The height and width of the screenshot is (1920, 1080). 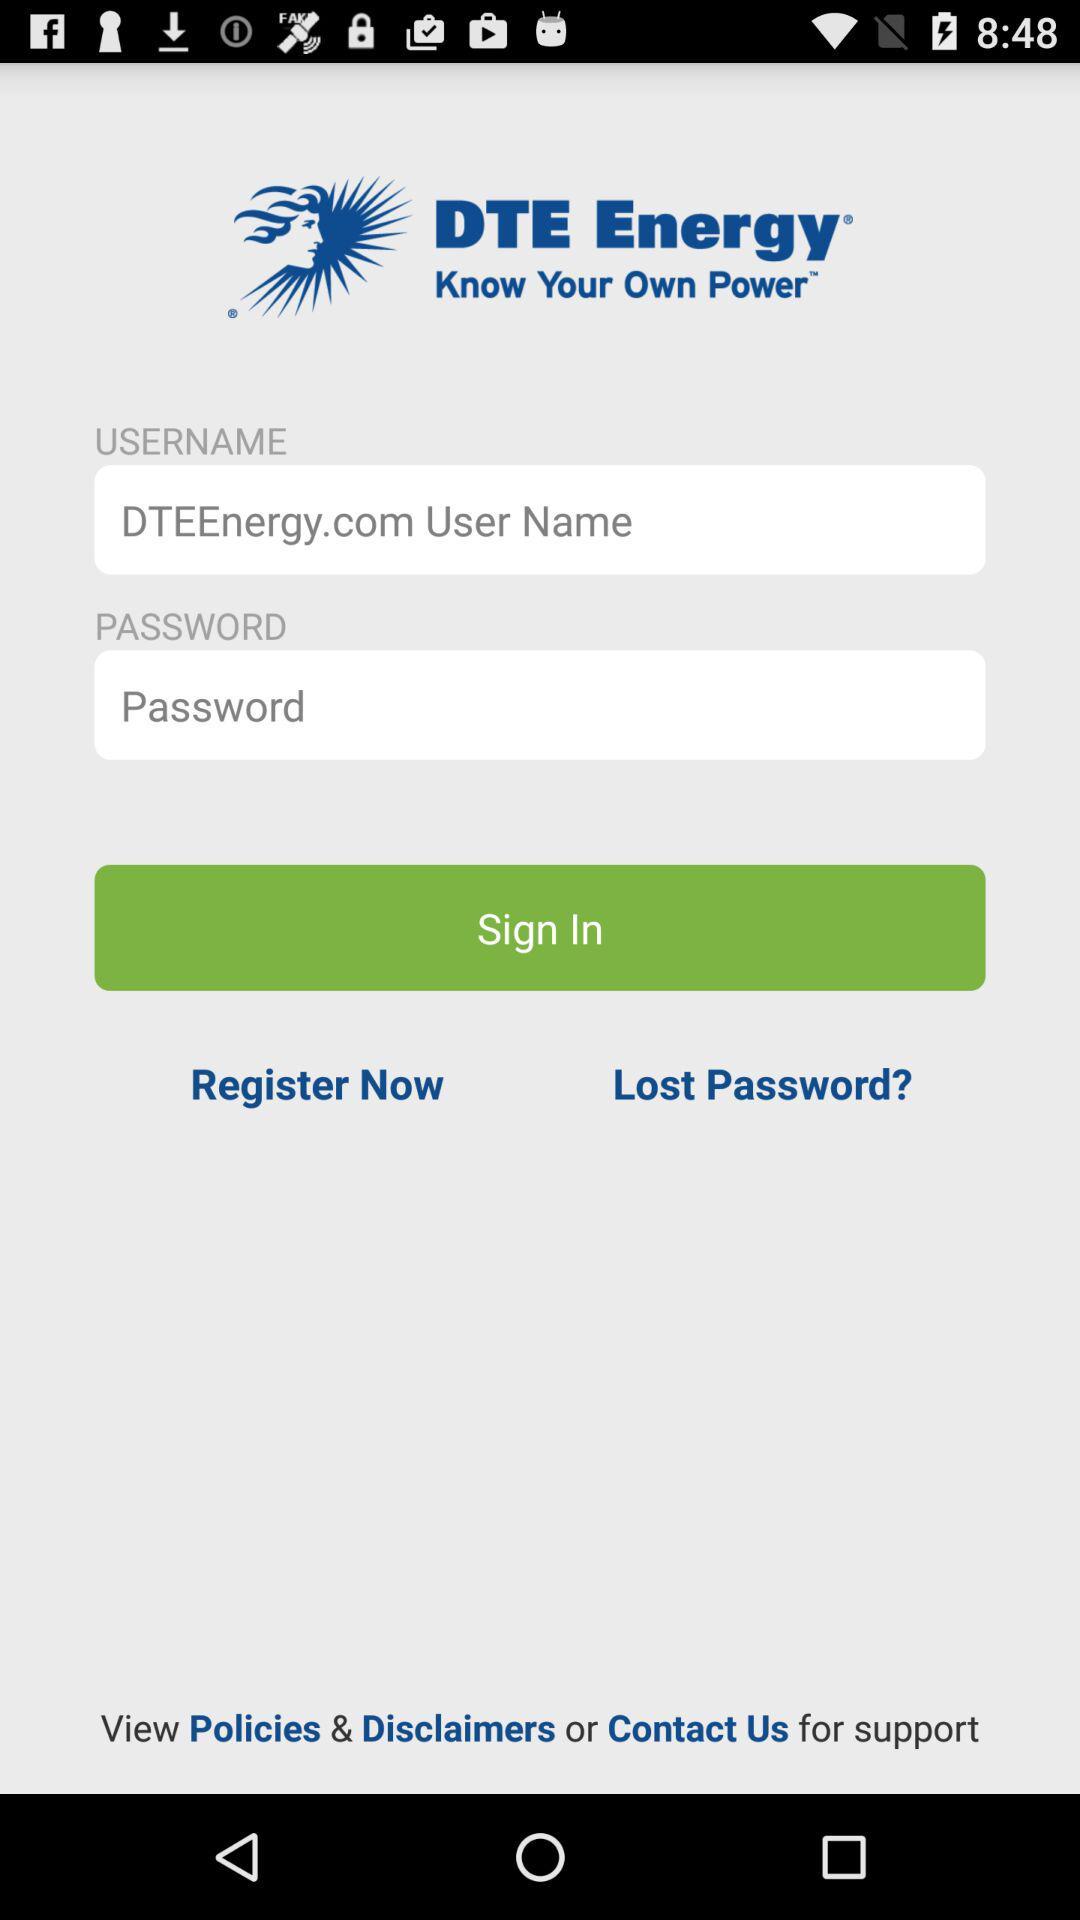 I want to click on the app above the register now item, so click(x=540, y=926).